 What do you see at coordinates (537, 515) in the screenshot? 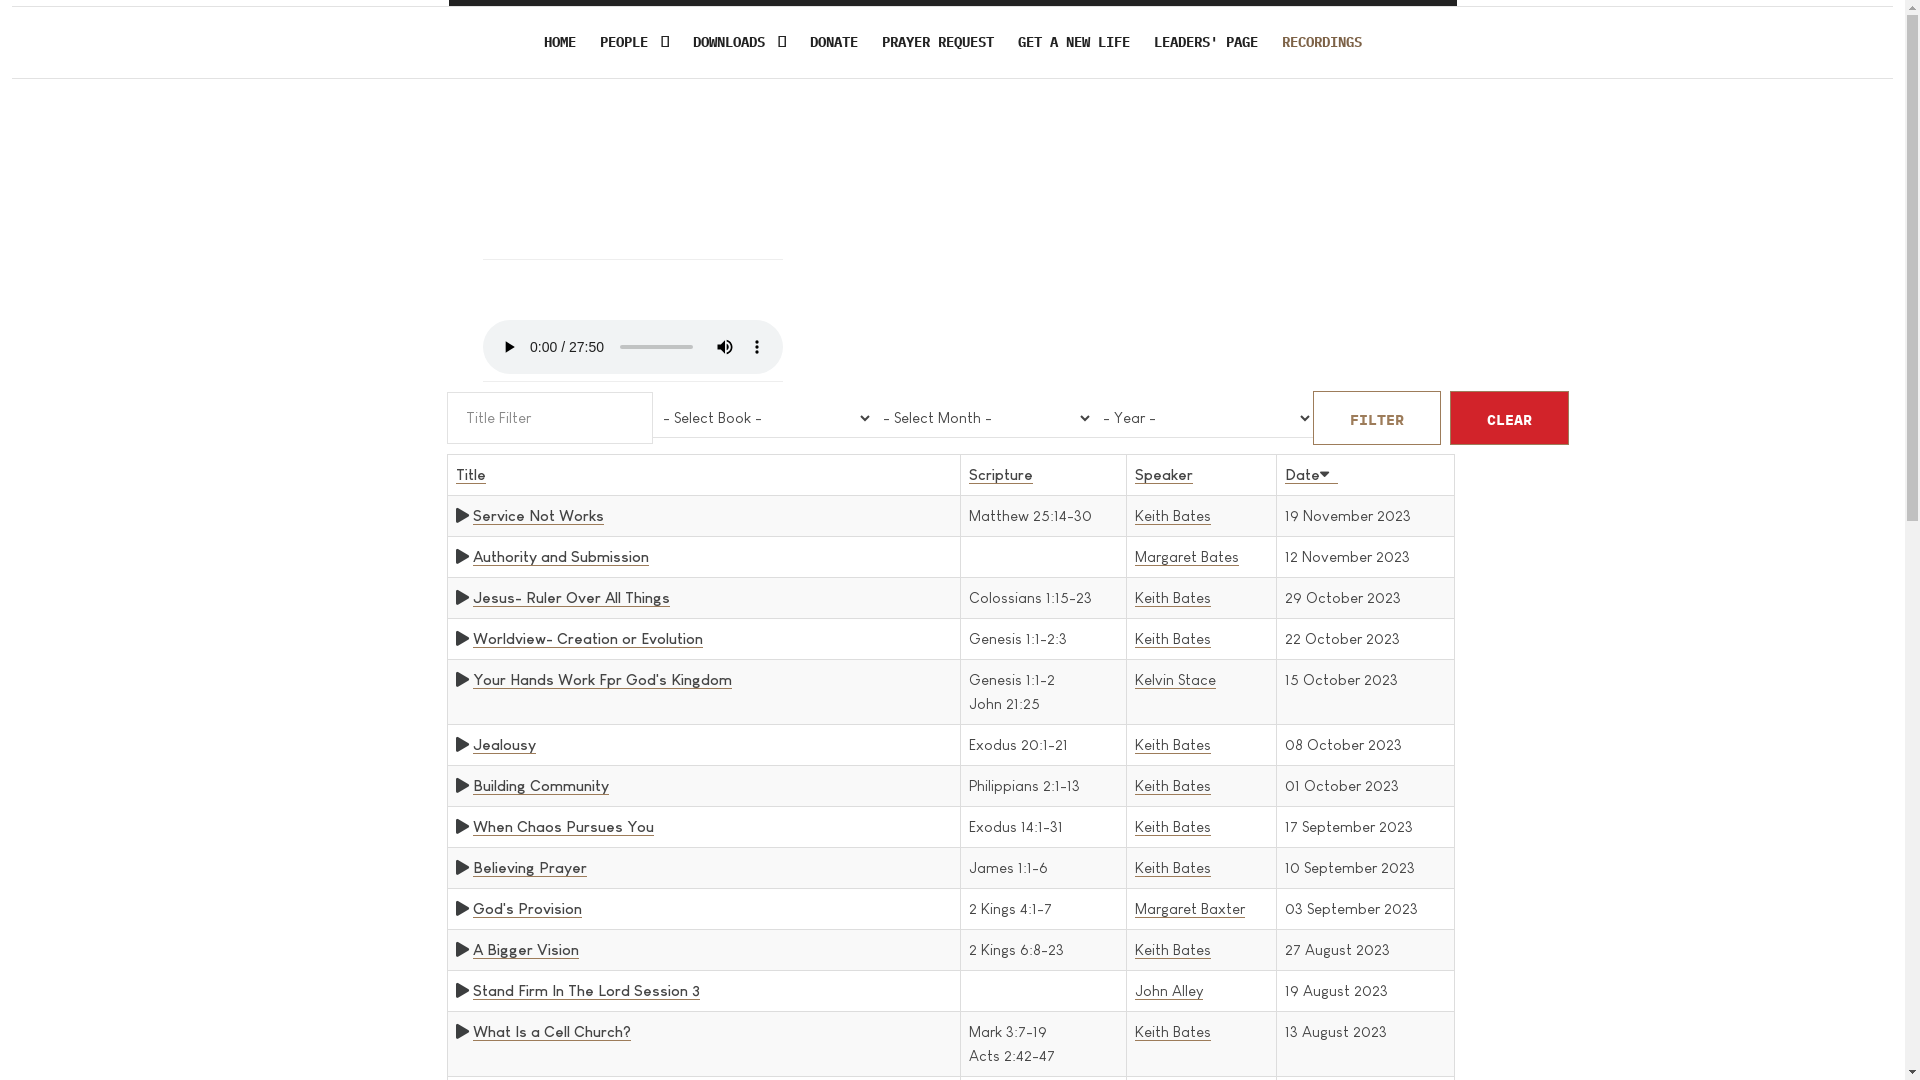
I see `'Service Not Works'` at bounding box center [537, 515].